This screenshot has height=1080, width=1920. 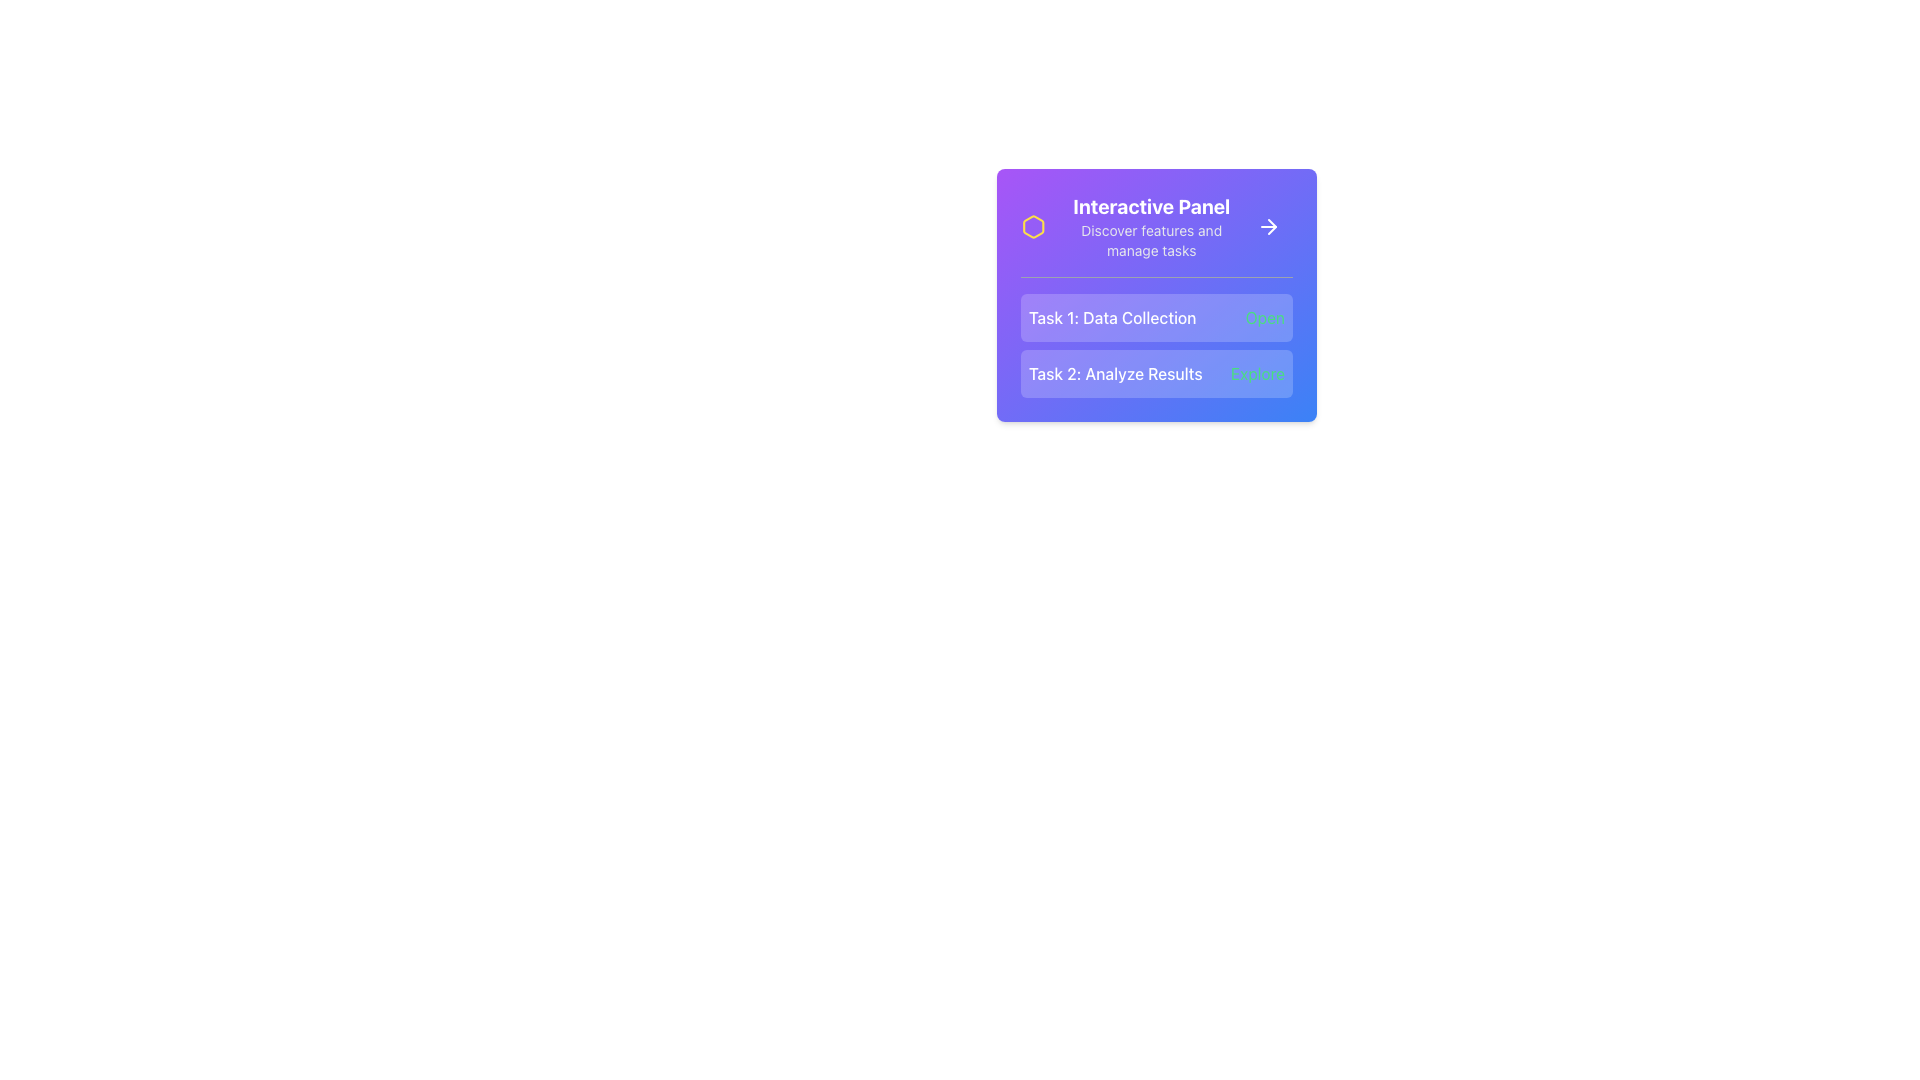 I want to click on the Arrow icon located in the top-right corner of the panel, adjacent to the title text, so click(x=1271, y=226).